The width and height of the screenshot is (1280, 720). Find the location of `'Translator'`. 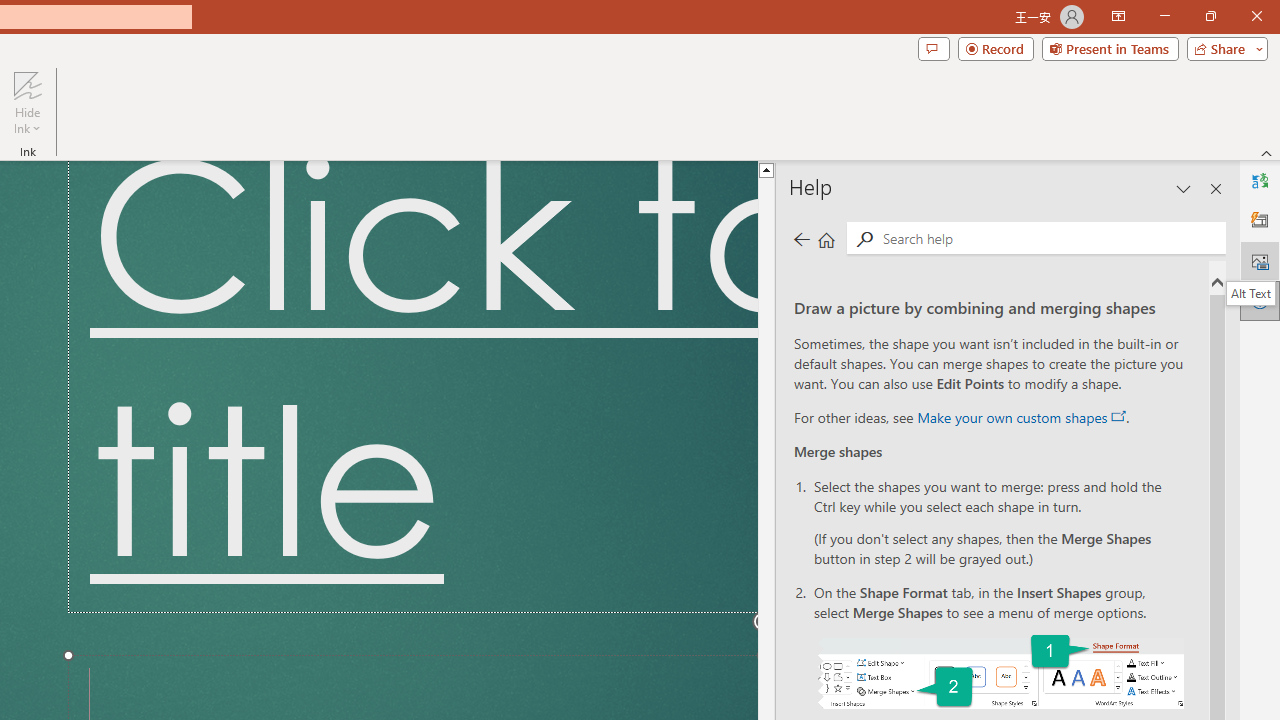

'Translator' is located at coordinates (1259, 181).